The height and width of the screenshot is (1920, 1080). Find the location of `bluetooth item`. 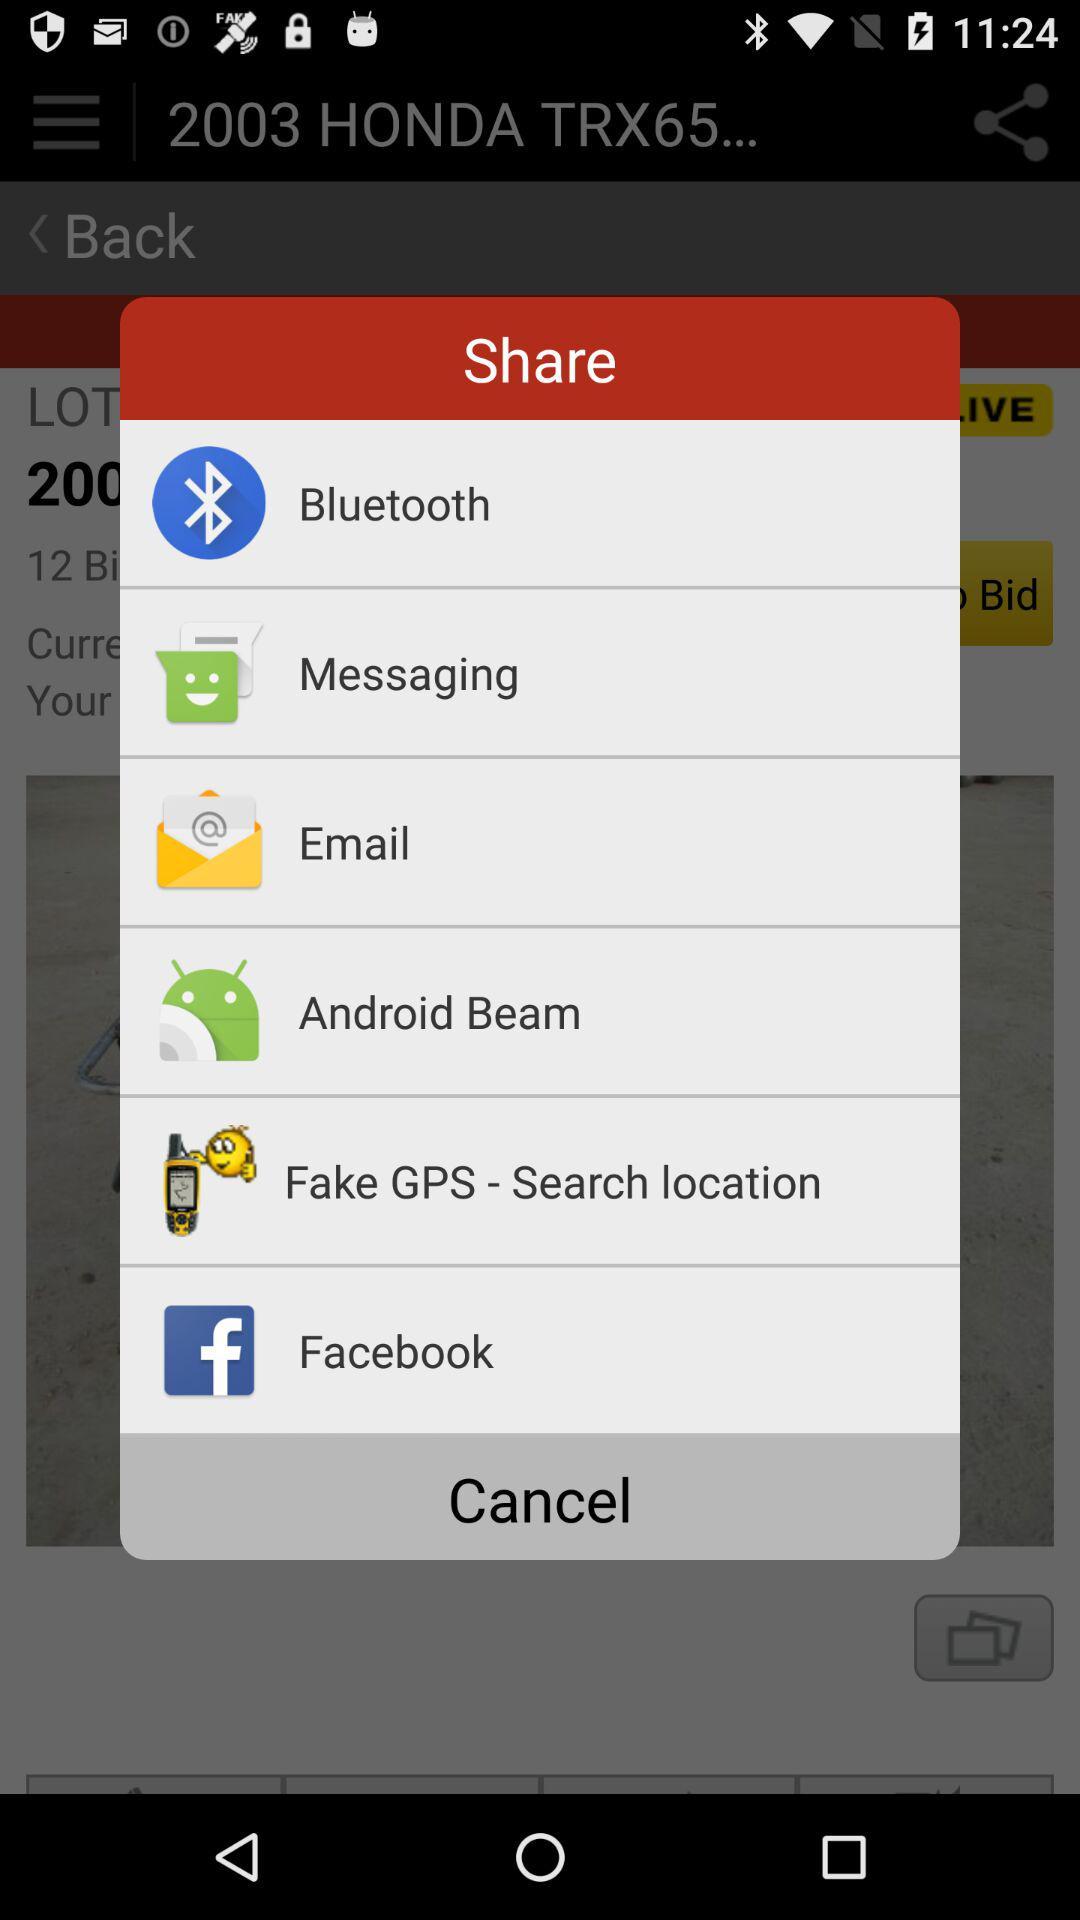

bluetooth item is located at coordinates (628, 502).